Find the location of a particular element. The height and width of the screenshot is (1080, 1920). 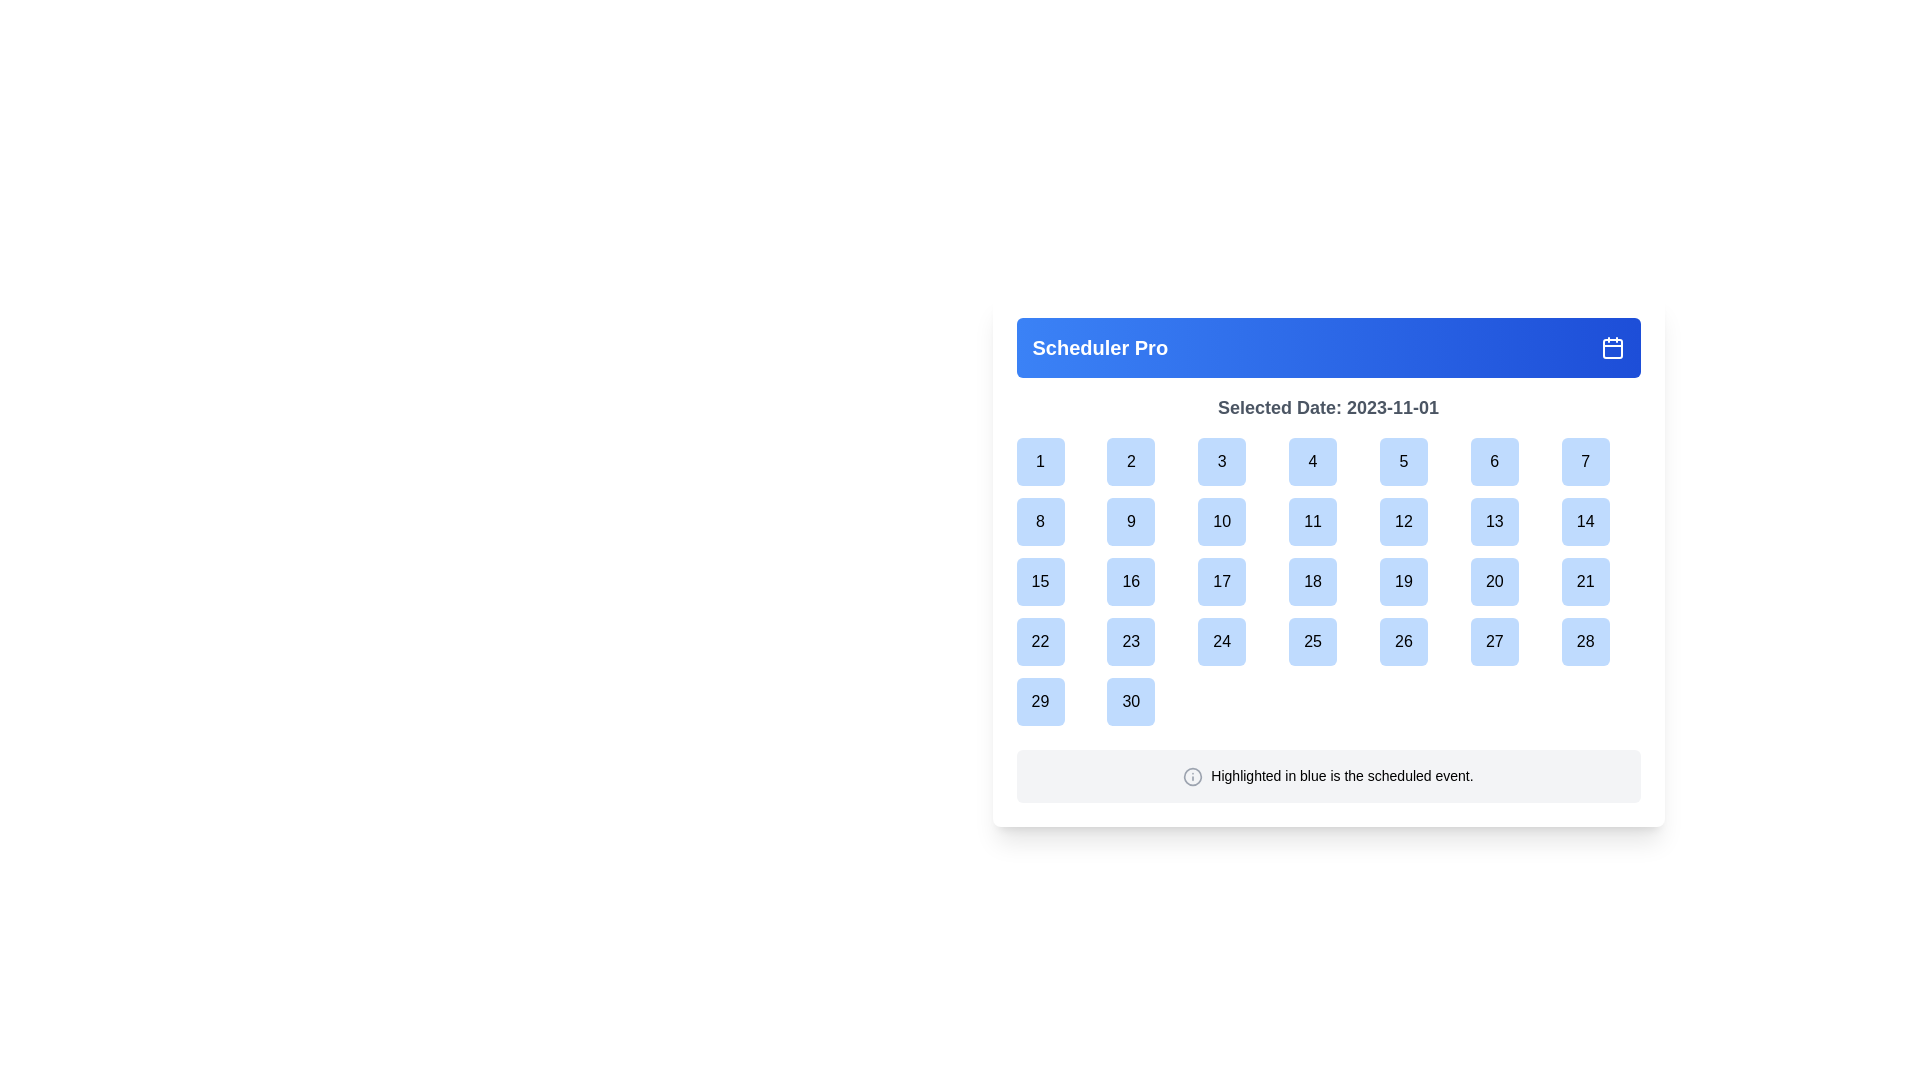

the grid of buttons representing calendar days is located at coordinates (1328, 597).